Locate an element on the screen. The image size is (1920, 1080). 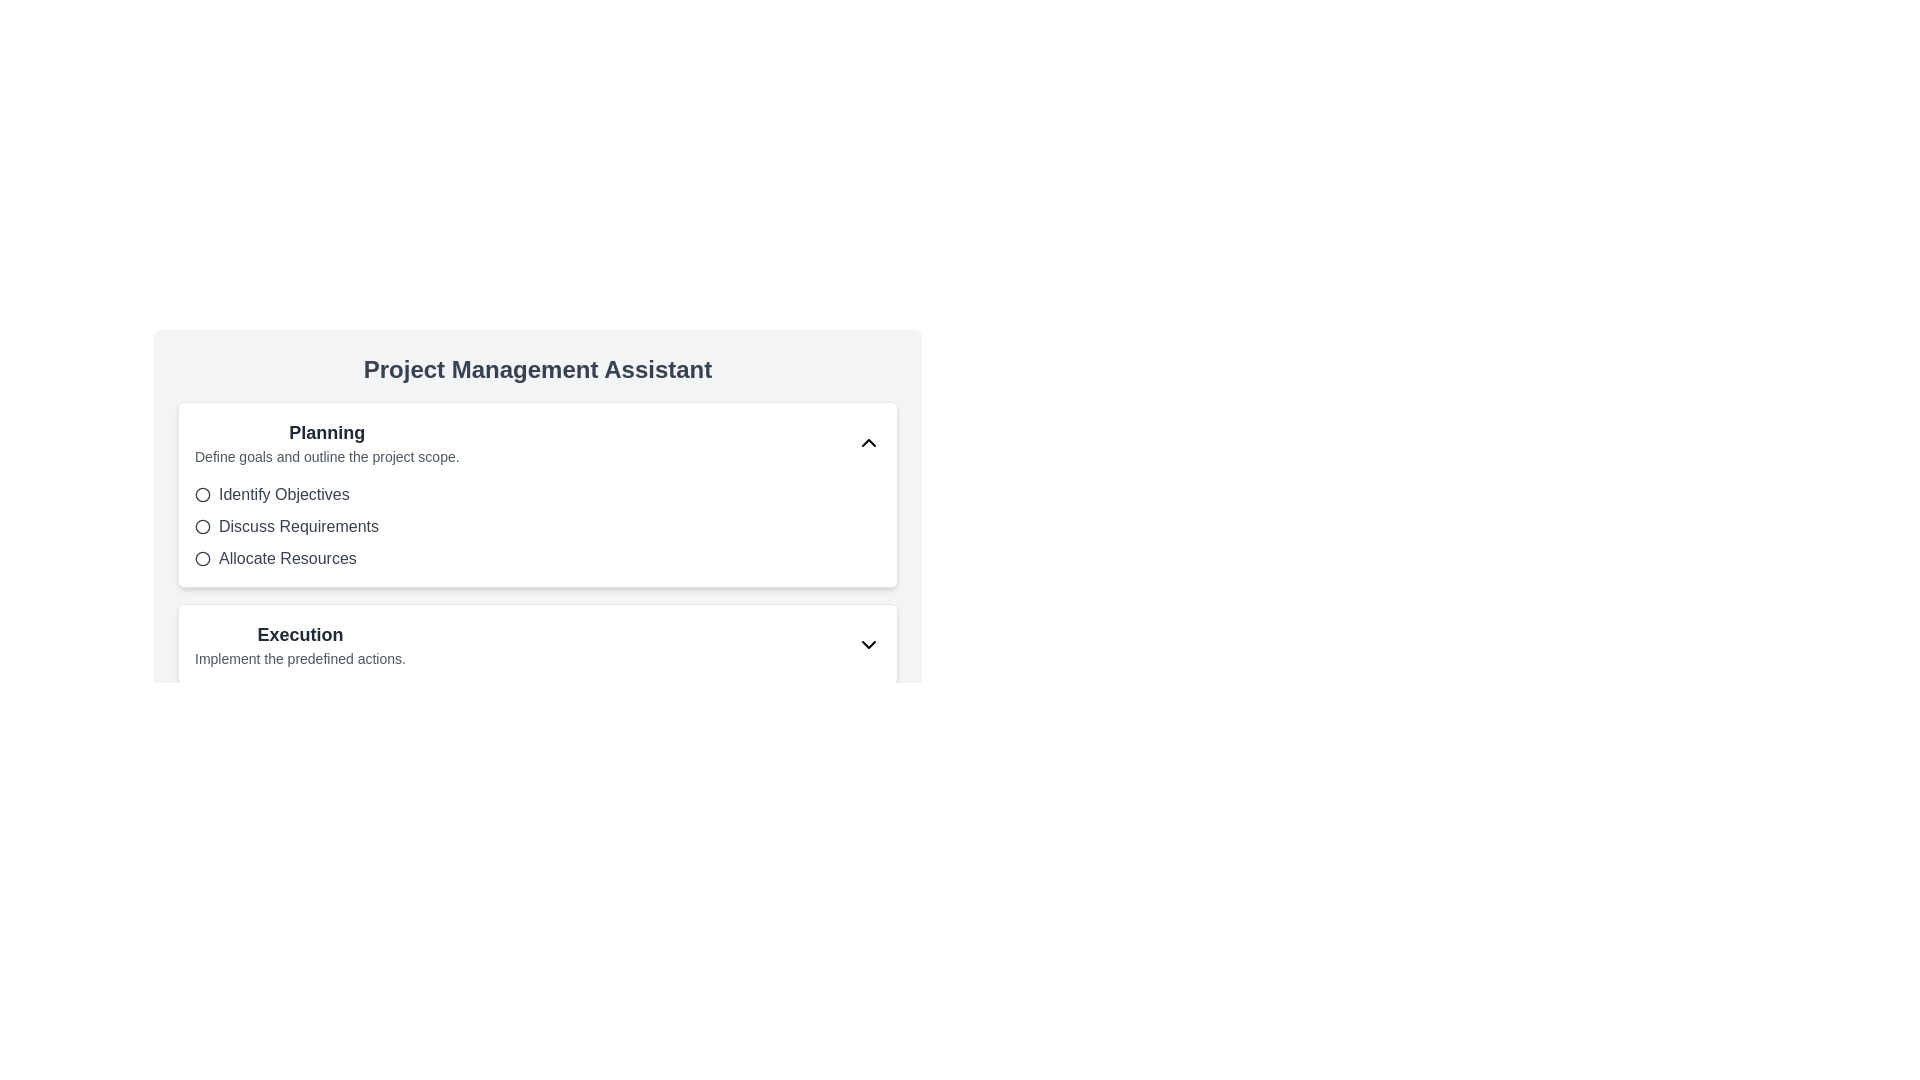
the text label that serves as the title or heading for the section, positioned above the descriptive text 'Define goals and outline the project scope.' is located at coordinates (327, 431).